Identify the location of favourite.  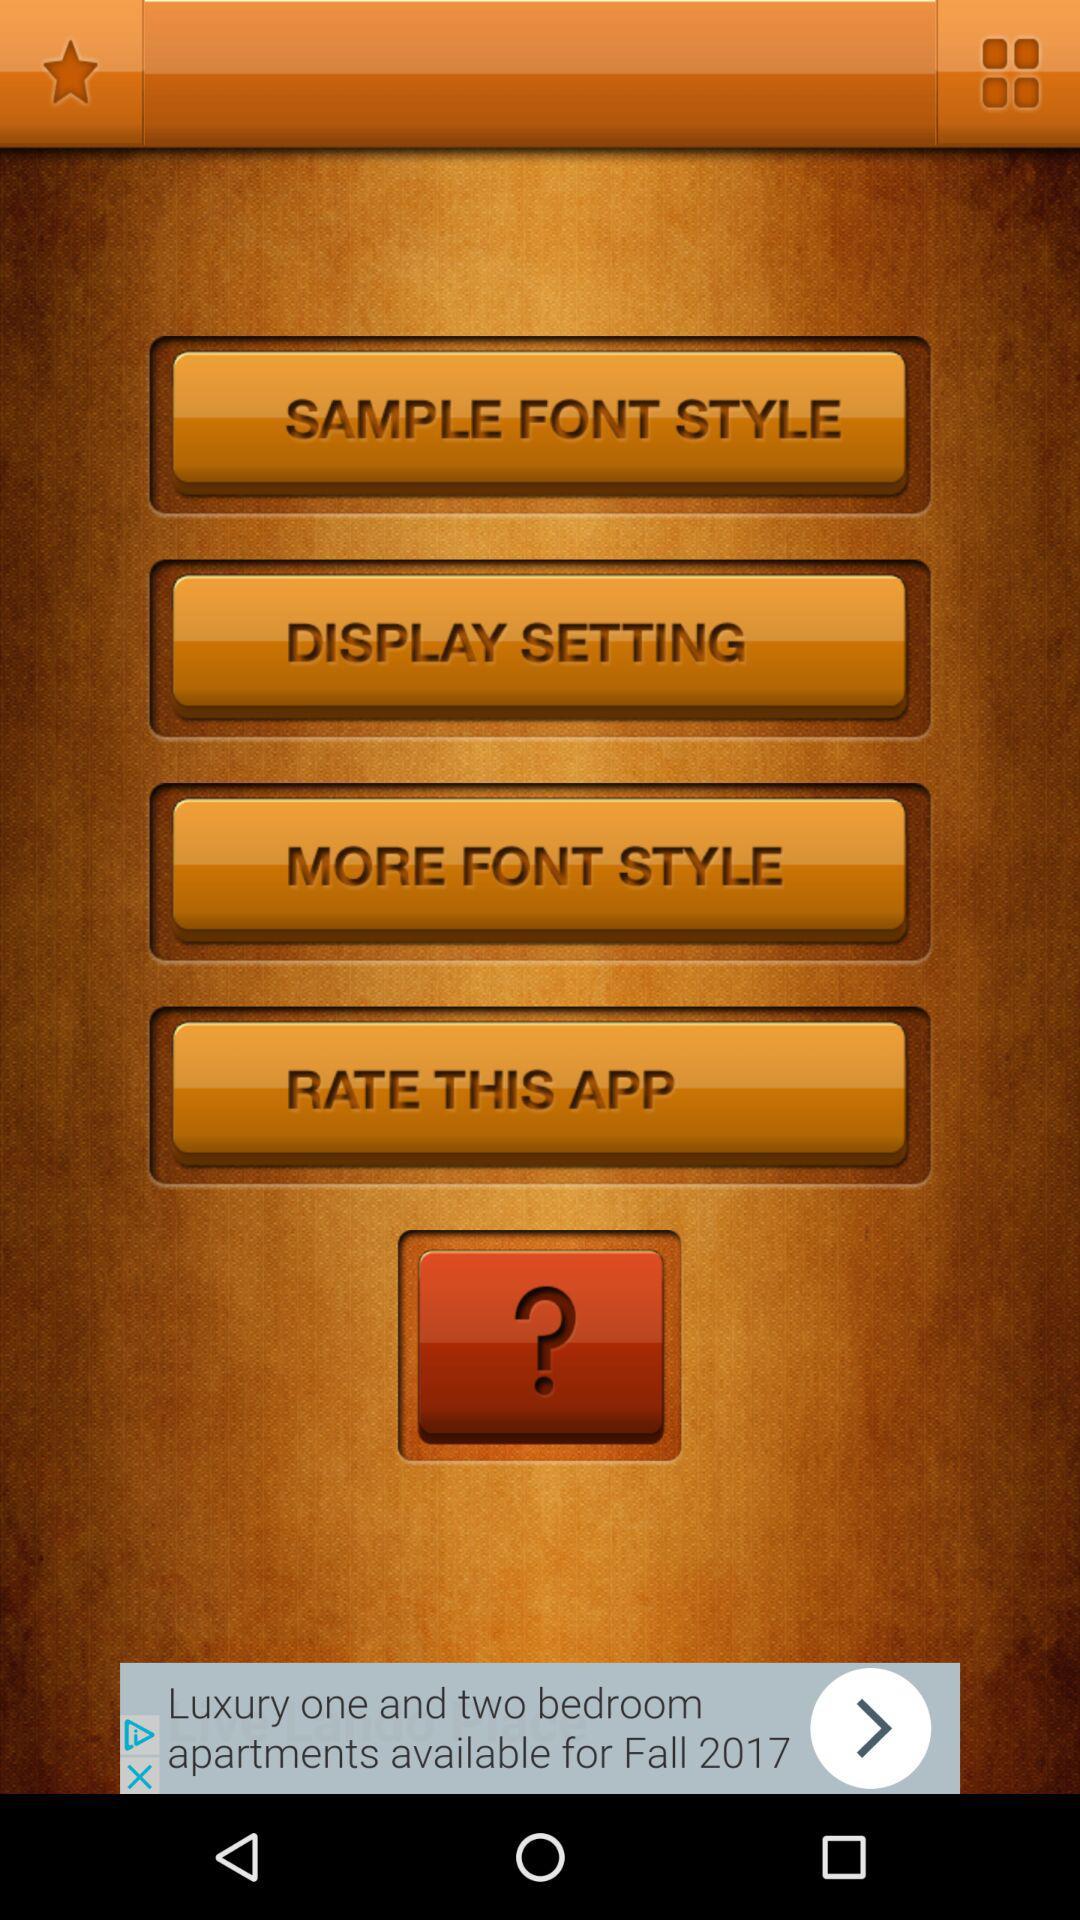
(71, 72).